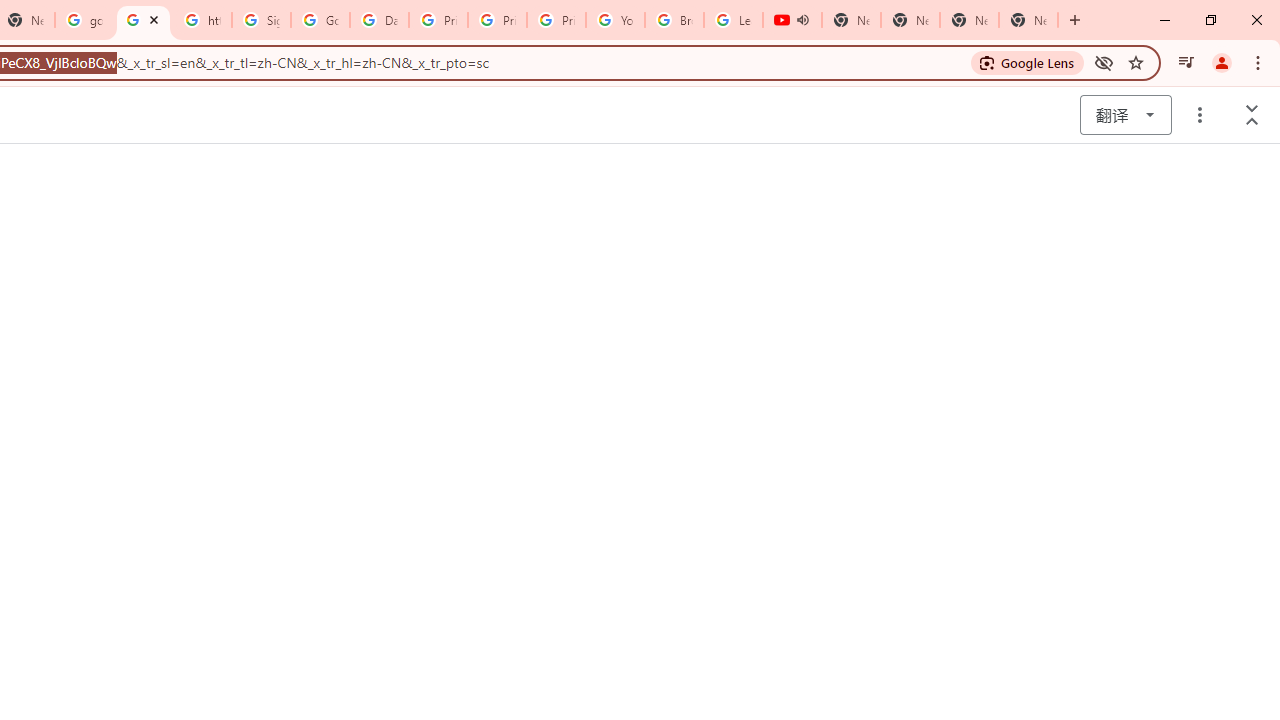 This screenshot has height=720, width=1280. What do you see at coordinates (142, 20) in the screenshot?
I see `'https://scholar.google.com/'` at bounding box center [142, 20].